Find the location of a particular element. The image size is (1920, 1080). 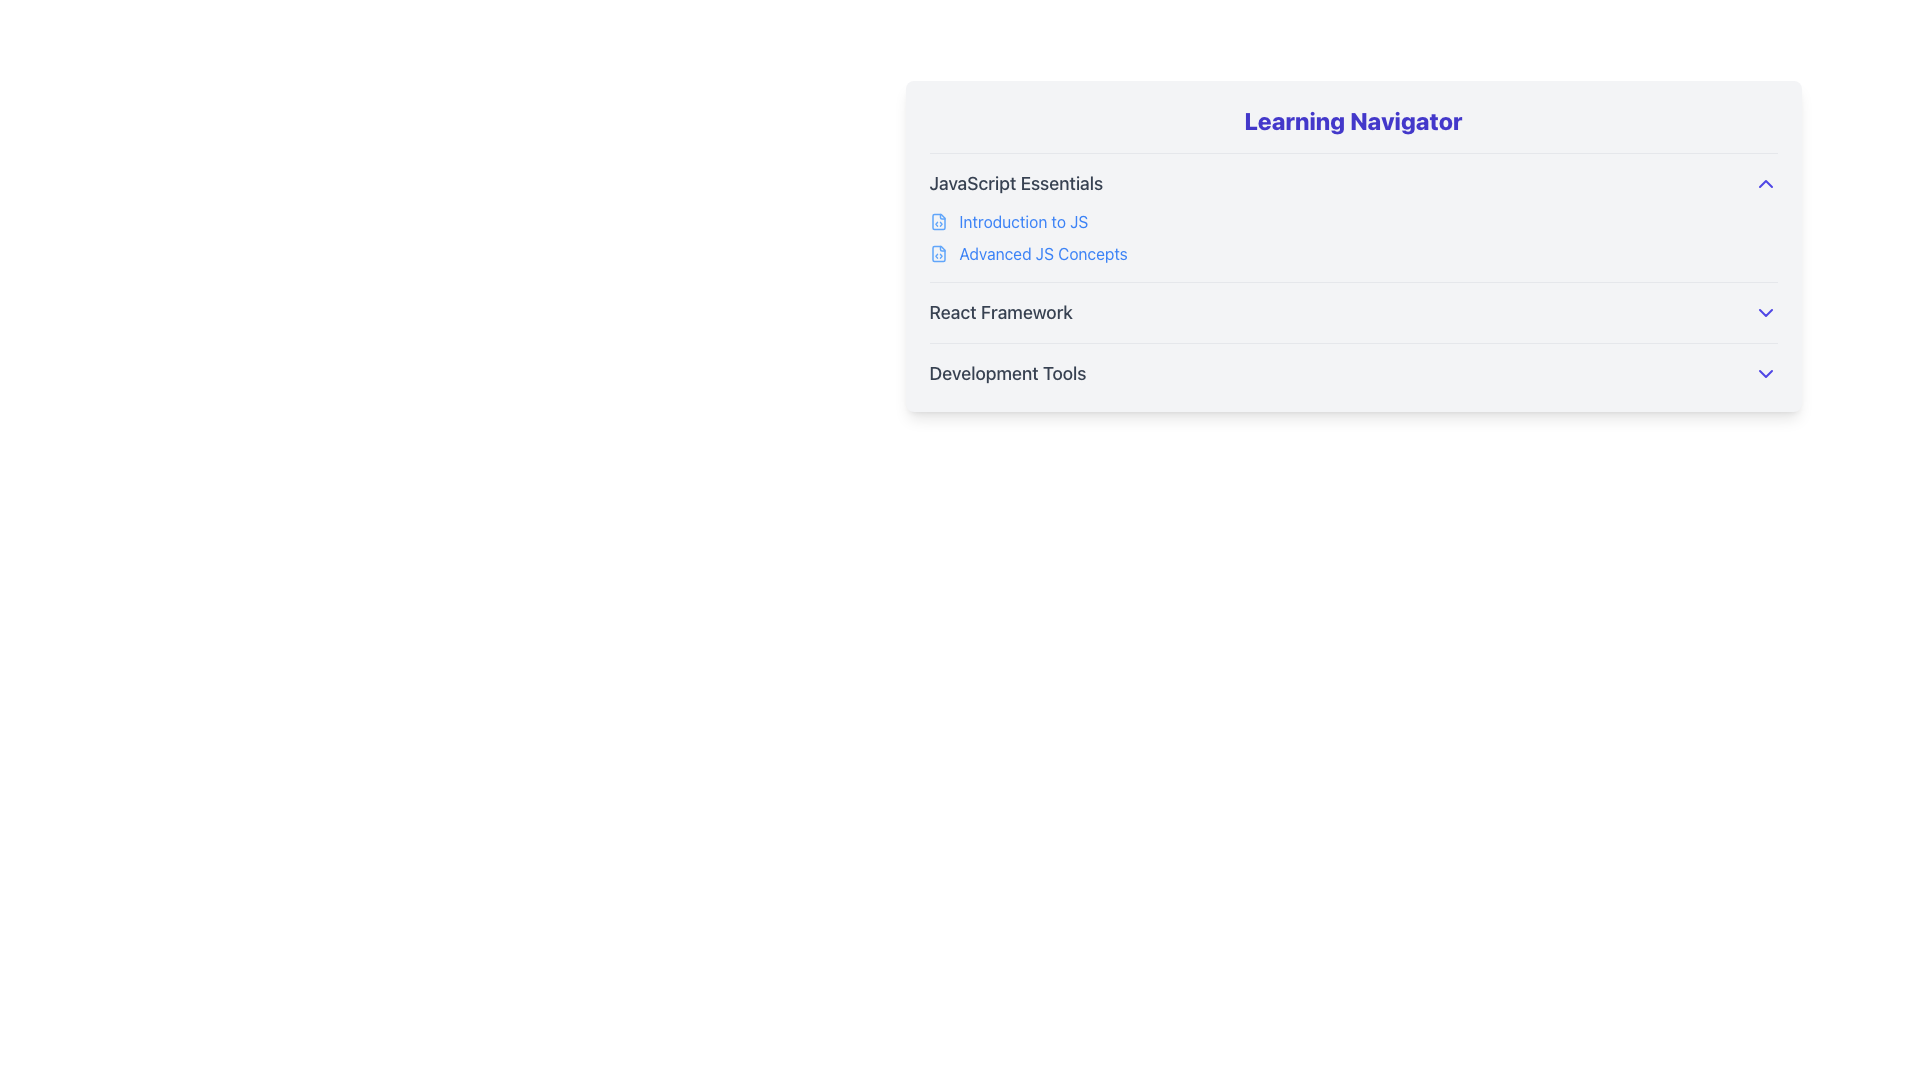

the static text label displaying 'React Framework' which is positioned under 'JavaScript Essentials' and above 'Development Tools' is located at coordinates (1001, 312).